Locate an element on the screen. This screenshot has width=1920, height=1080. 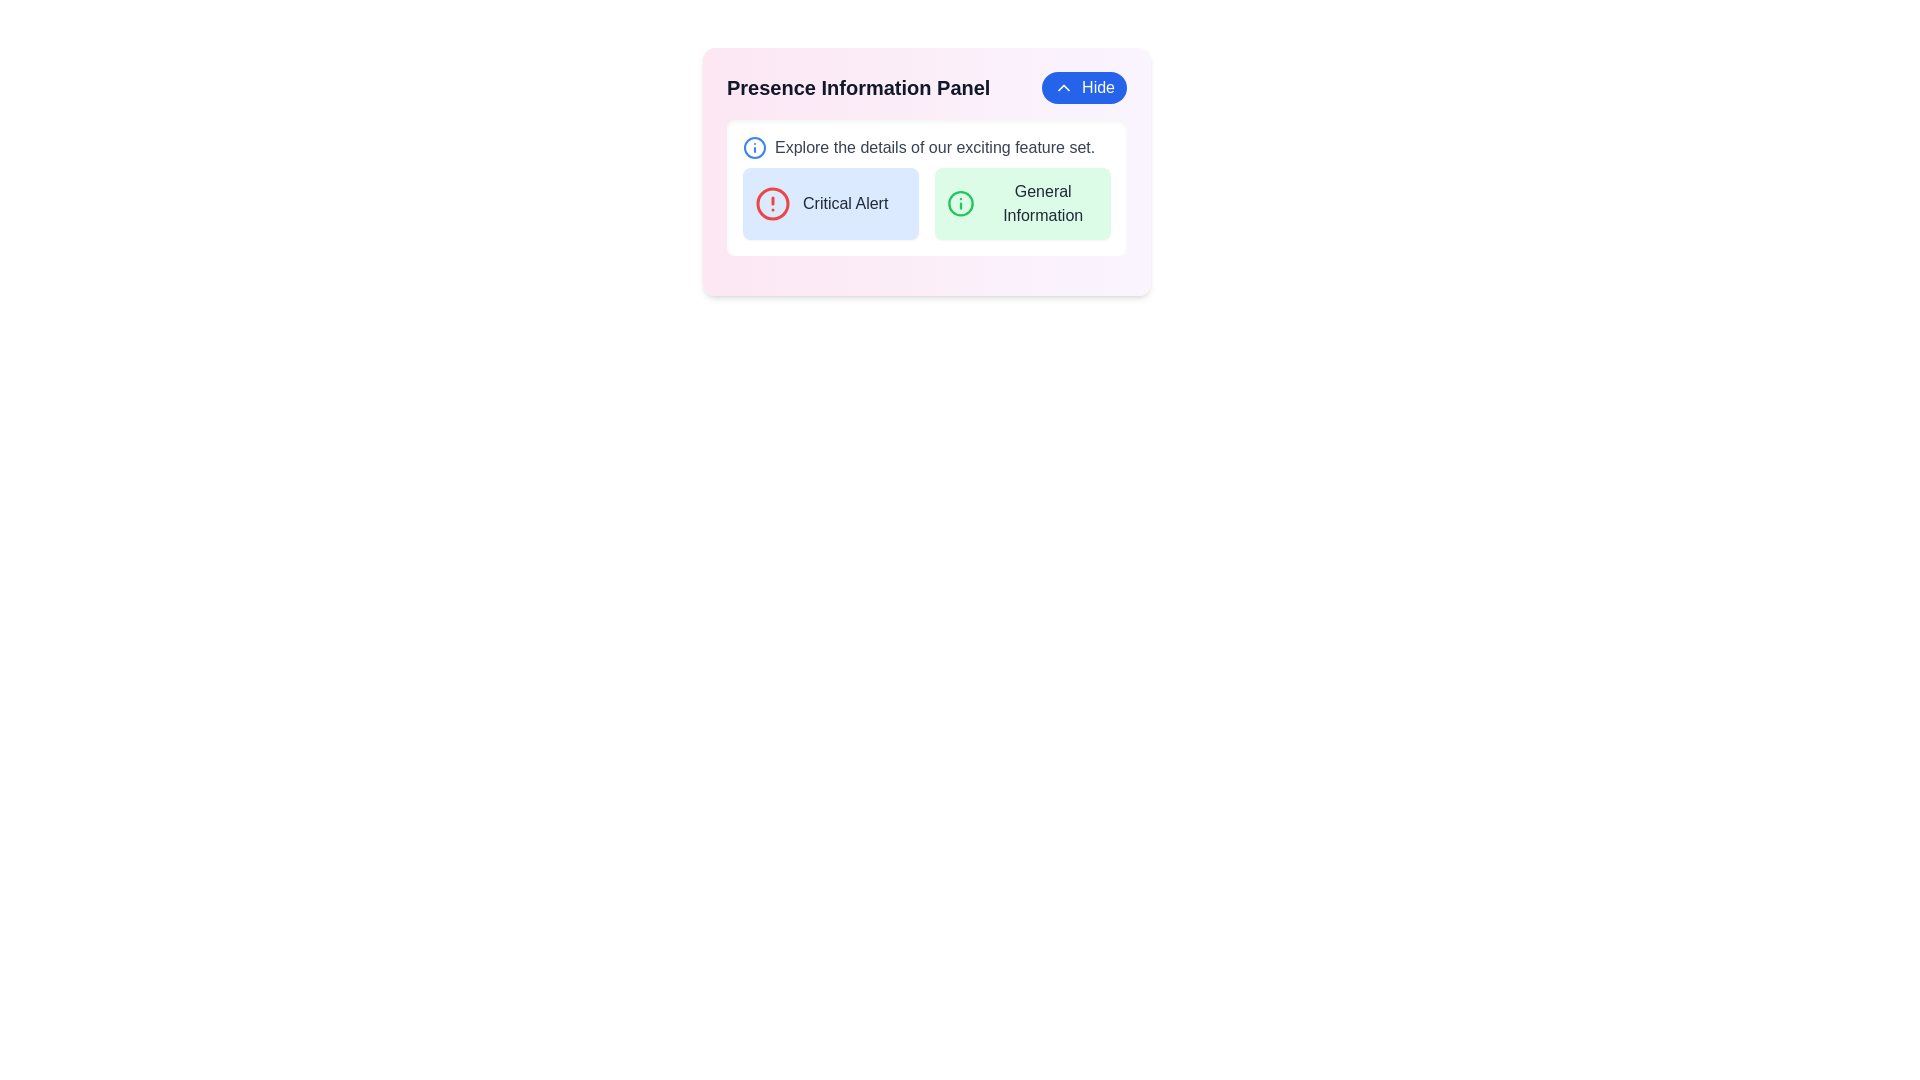
the text label displaying 'Presence Information Panel', which is a bold, extra-large font header aligned to the left, adjacent to the 'Hide' button is located at coordinates (858, 87).